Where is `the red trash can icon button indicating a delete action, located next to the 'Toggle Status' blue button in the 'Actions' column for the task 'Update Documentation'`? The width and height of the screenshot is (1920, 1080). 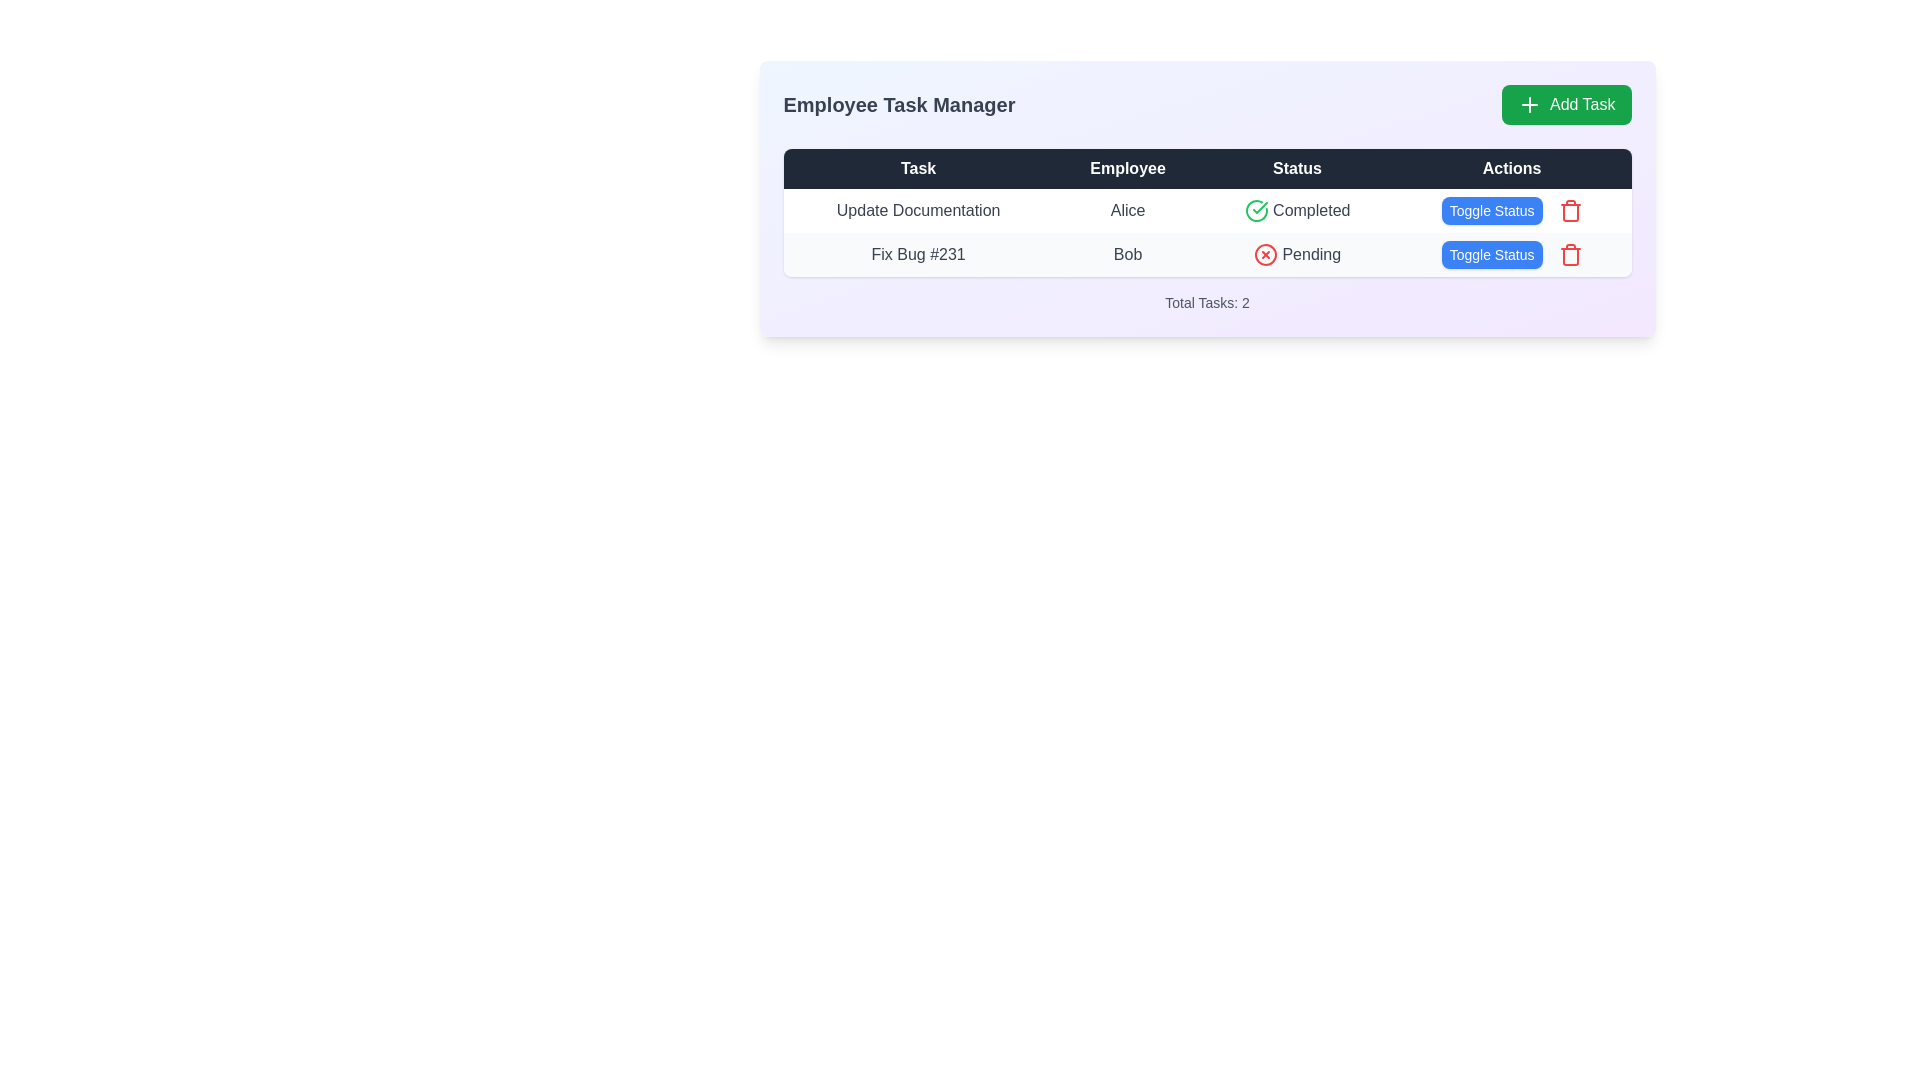
the red trash can icon button indicating a delete action, located next to the 'Toggle Status' blue button in the 'Actions' column for the task 'Update Documentation' is located at coordinates (1569, 253).